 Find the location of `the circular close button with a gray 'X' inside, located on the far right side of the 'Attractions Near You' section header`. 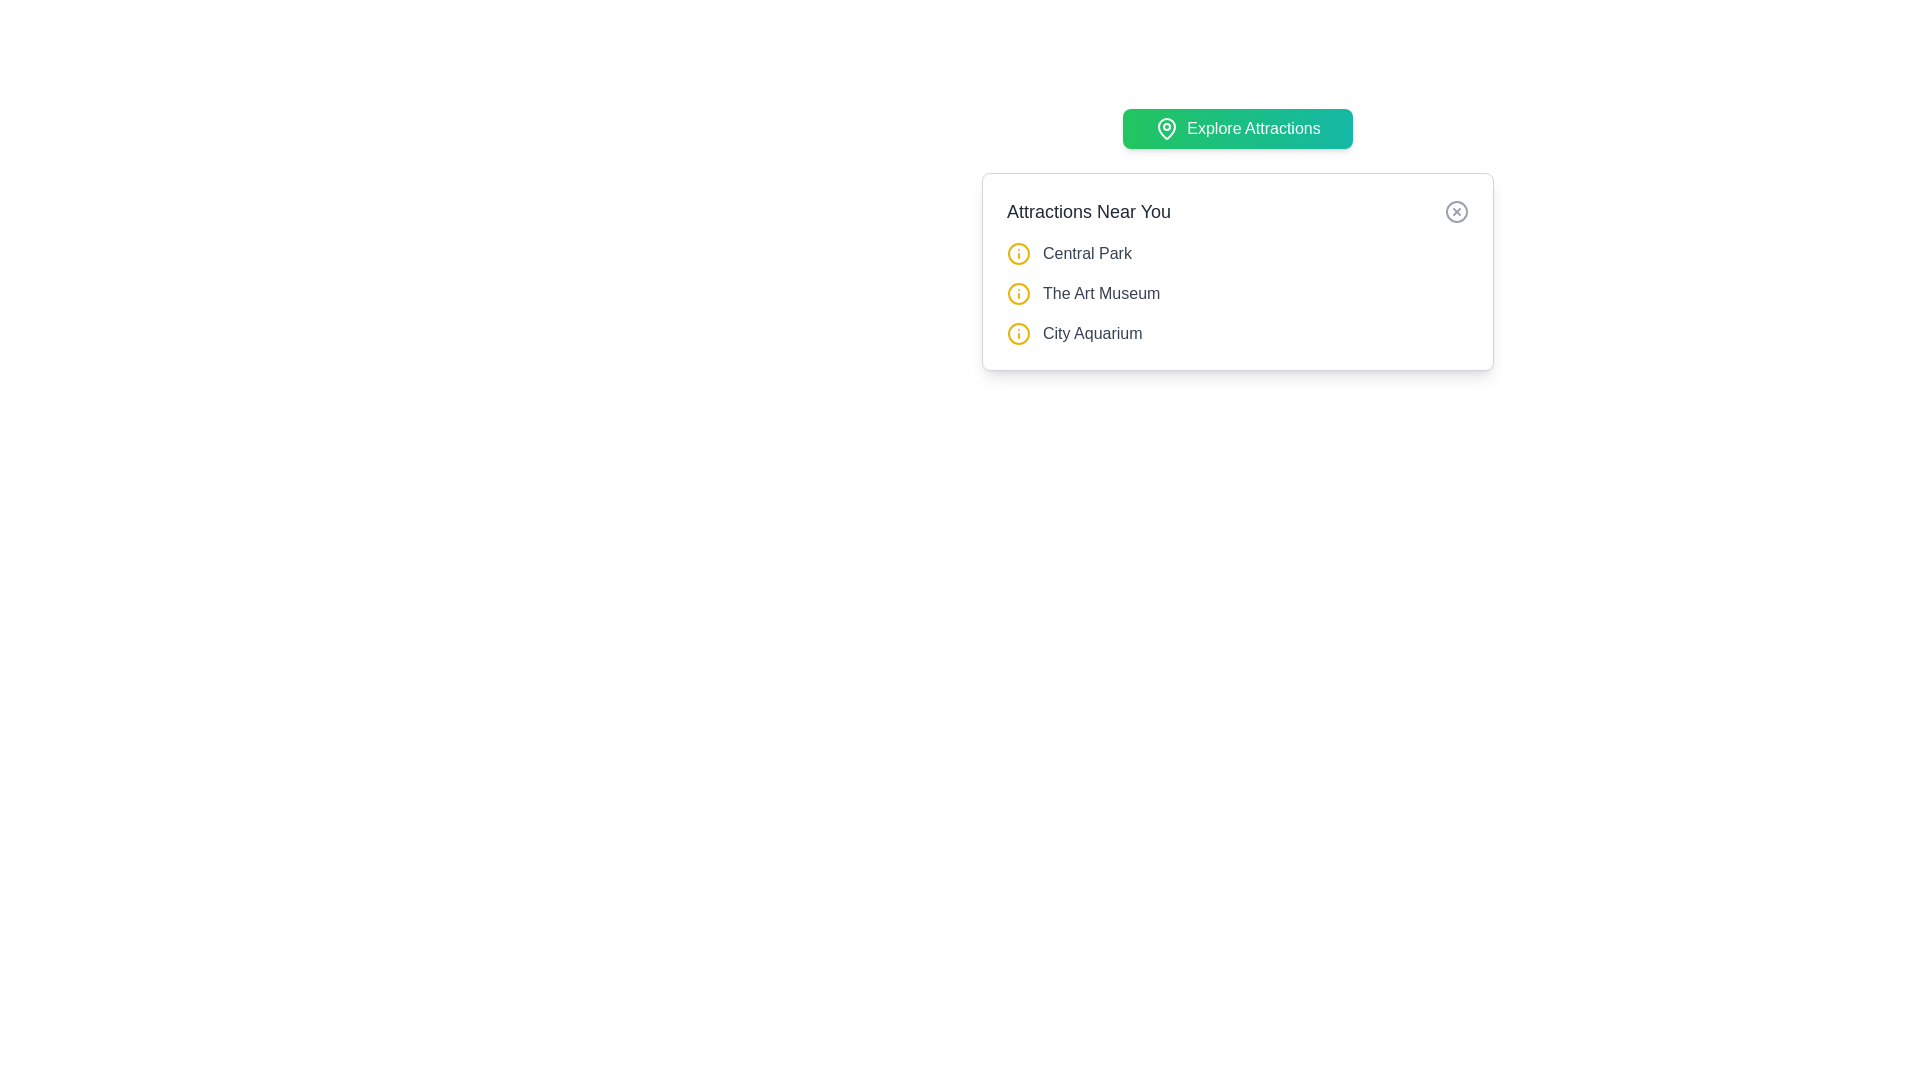

the circular close button with a gray 'X' inside, located on the far right side of the 'Attractions Near You' section header is located at coordinates (1457, 212).